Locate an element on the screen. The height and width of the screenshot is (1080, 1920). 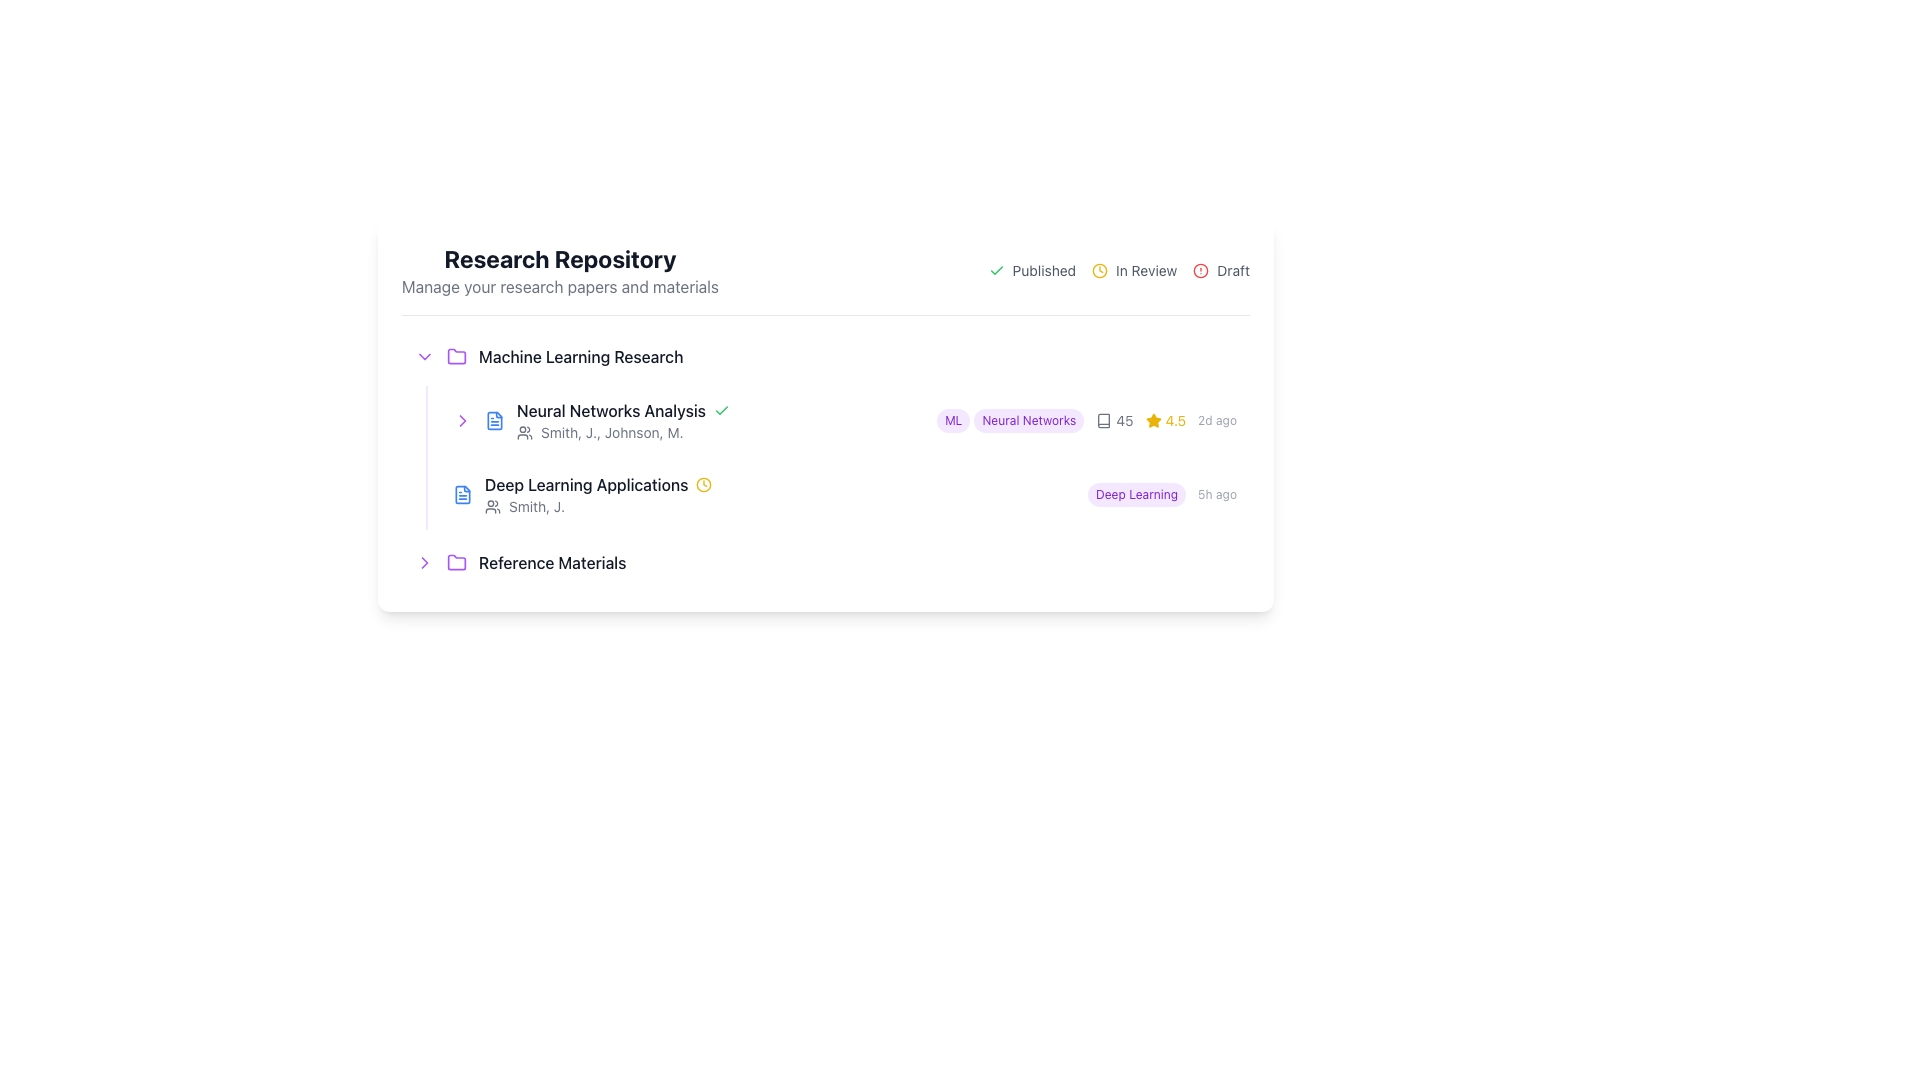
the label displaying 'Neural Networks', which is a small, rounded rectangle with a purple background and text, positioned within the list item adjacent to the 'ML' label is located at coordinates (1029, 419).